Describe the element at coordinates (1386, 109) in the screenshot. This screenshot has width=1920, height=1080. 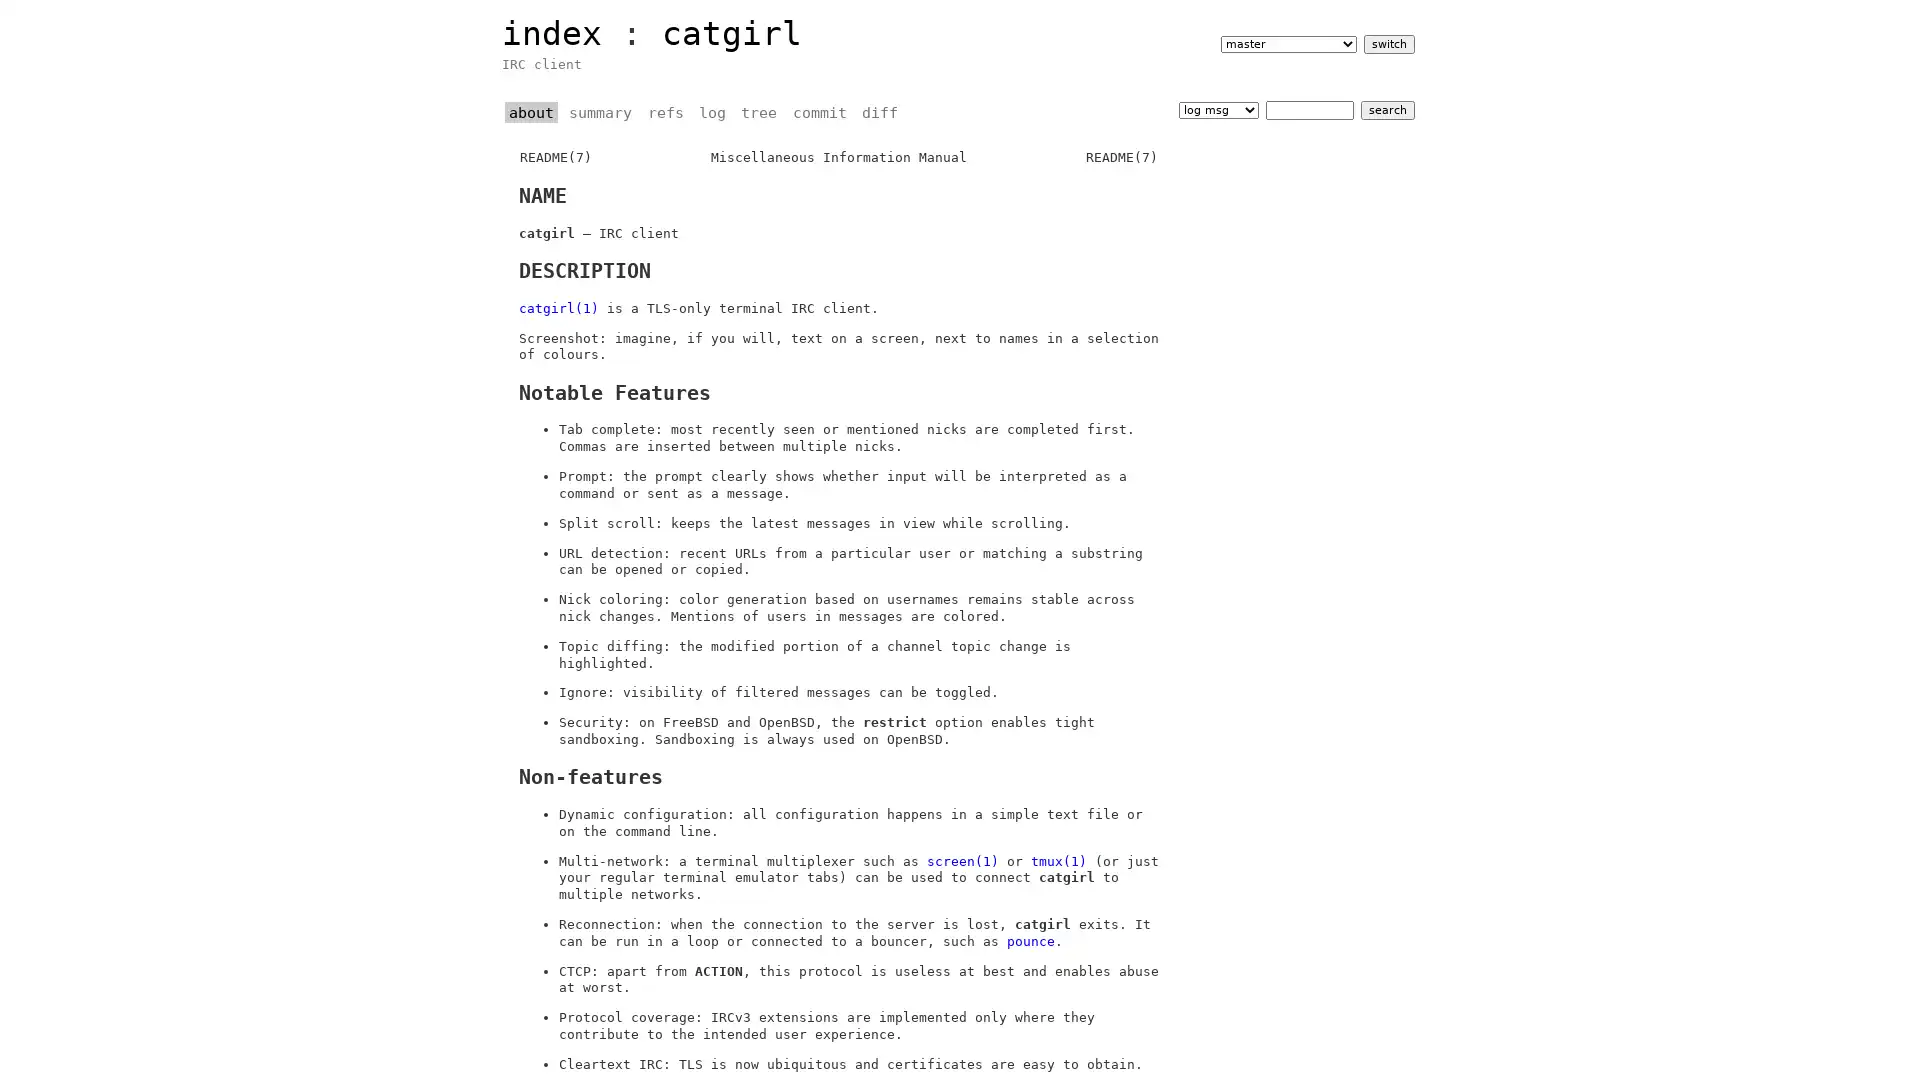
I see `search` at that location.